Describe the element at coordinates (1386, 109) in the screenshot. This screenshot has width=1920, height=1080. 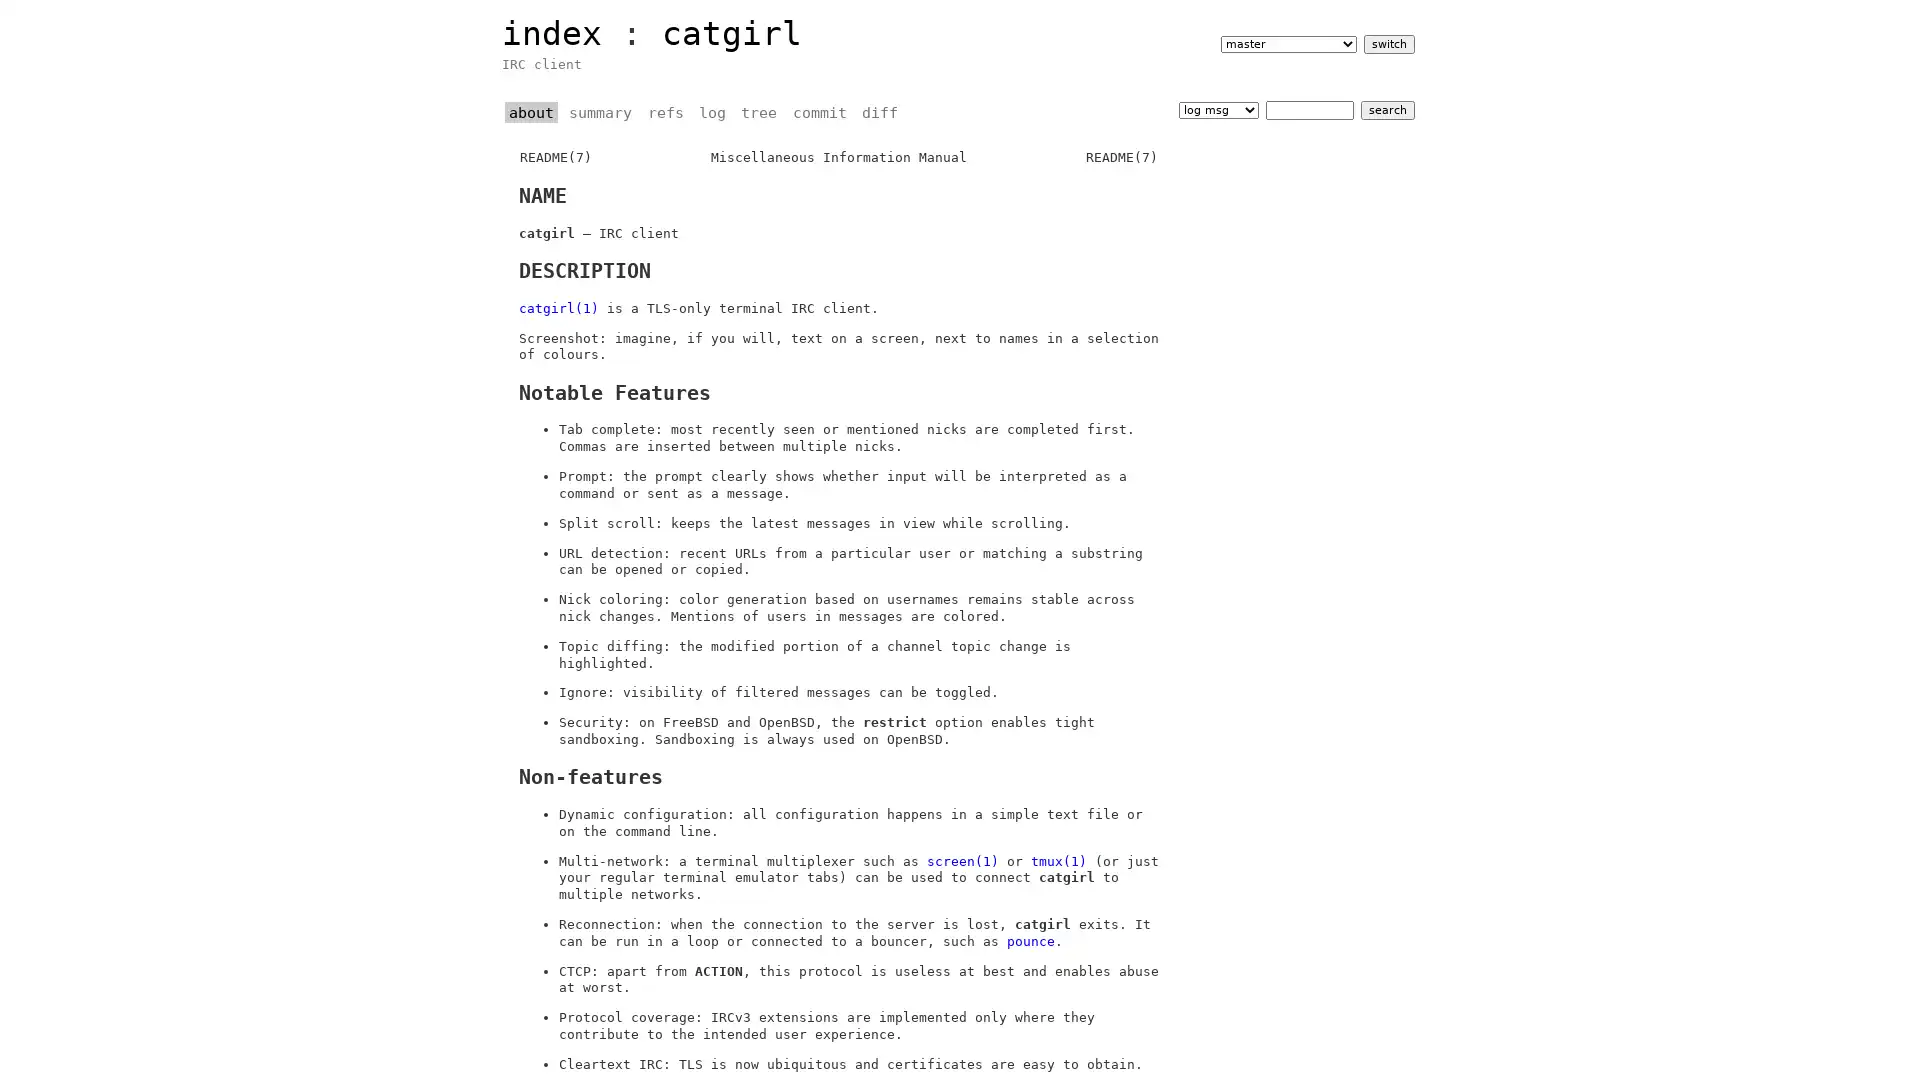
I see `search` at that location.